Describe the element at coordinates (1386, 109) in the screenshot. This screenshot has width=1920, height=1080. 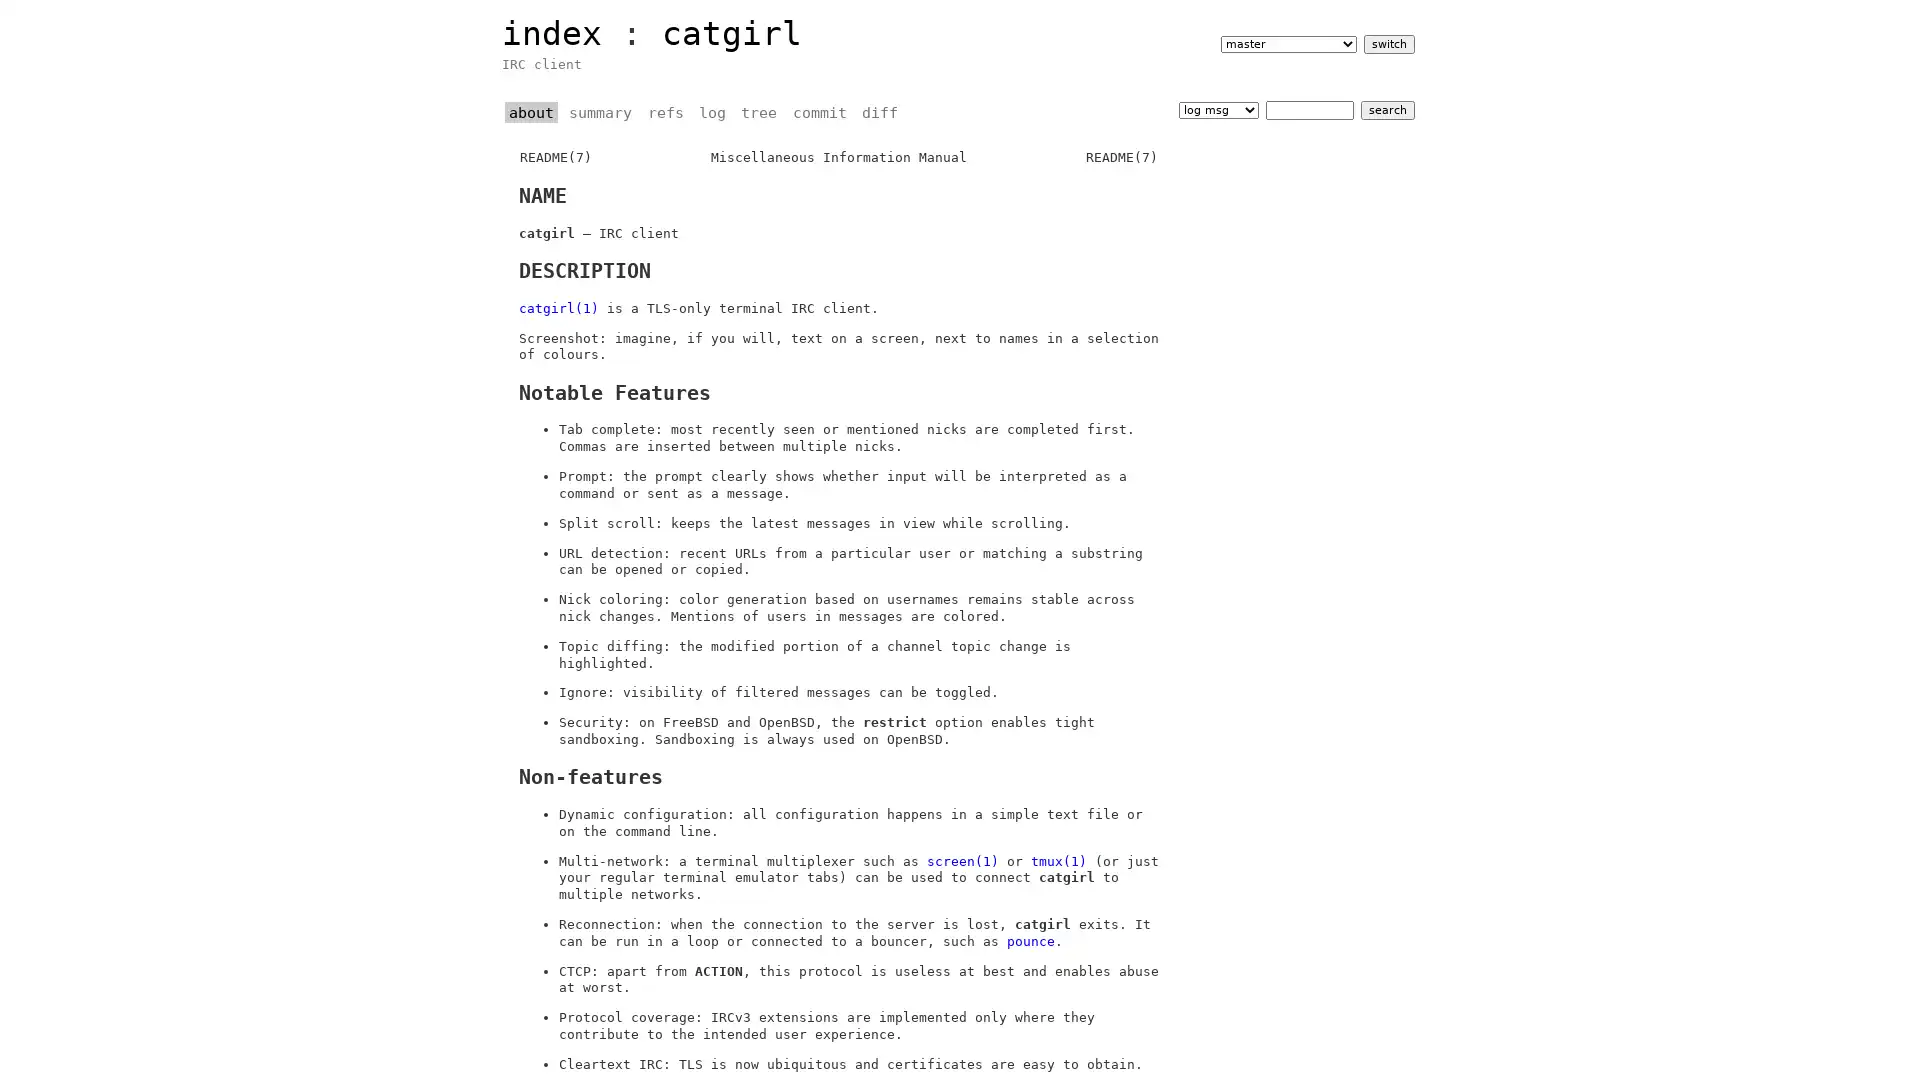
I see `search` at that location.